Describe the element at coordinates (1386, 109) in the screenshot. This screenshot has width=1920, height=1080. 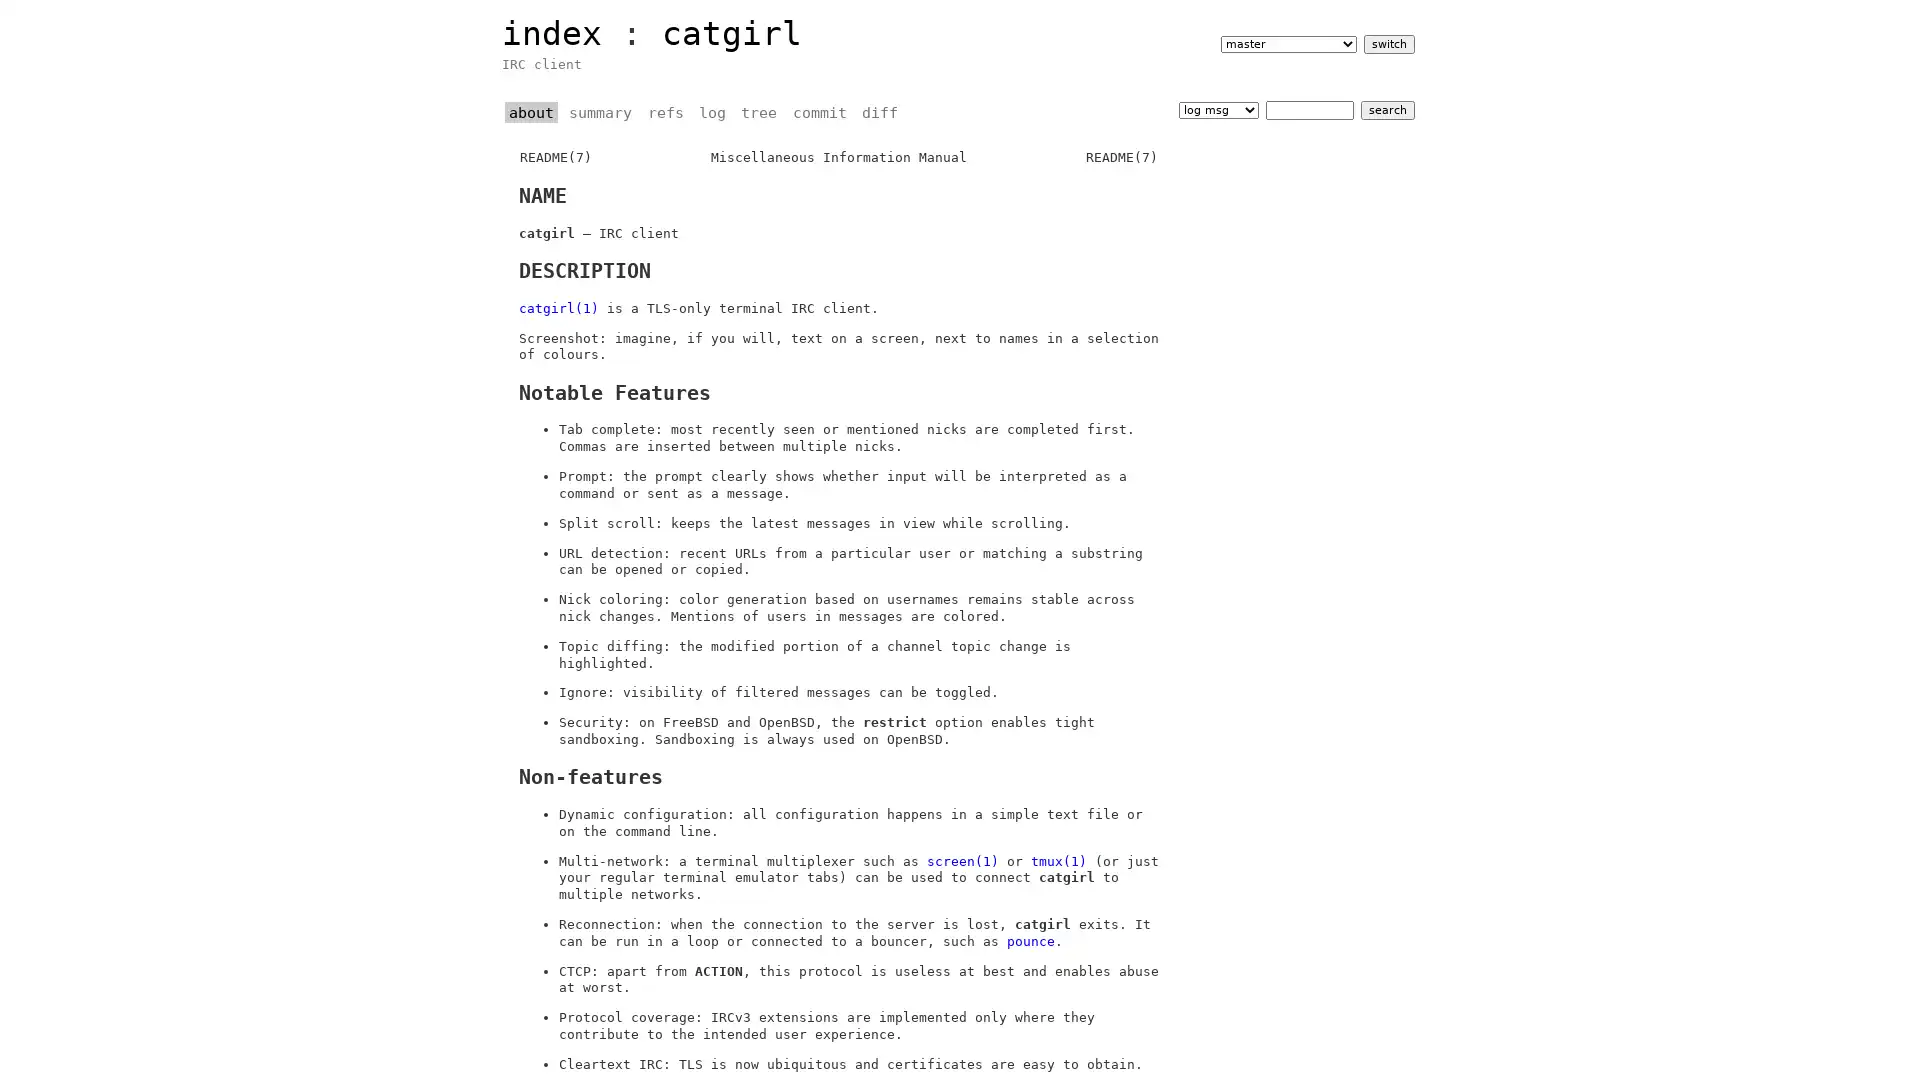
I see `search` at that location.